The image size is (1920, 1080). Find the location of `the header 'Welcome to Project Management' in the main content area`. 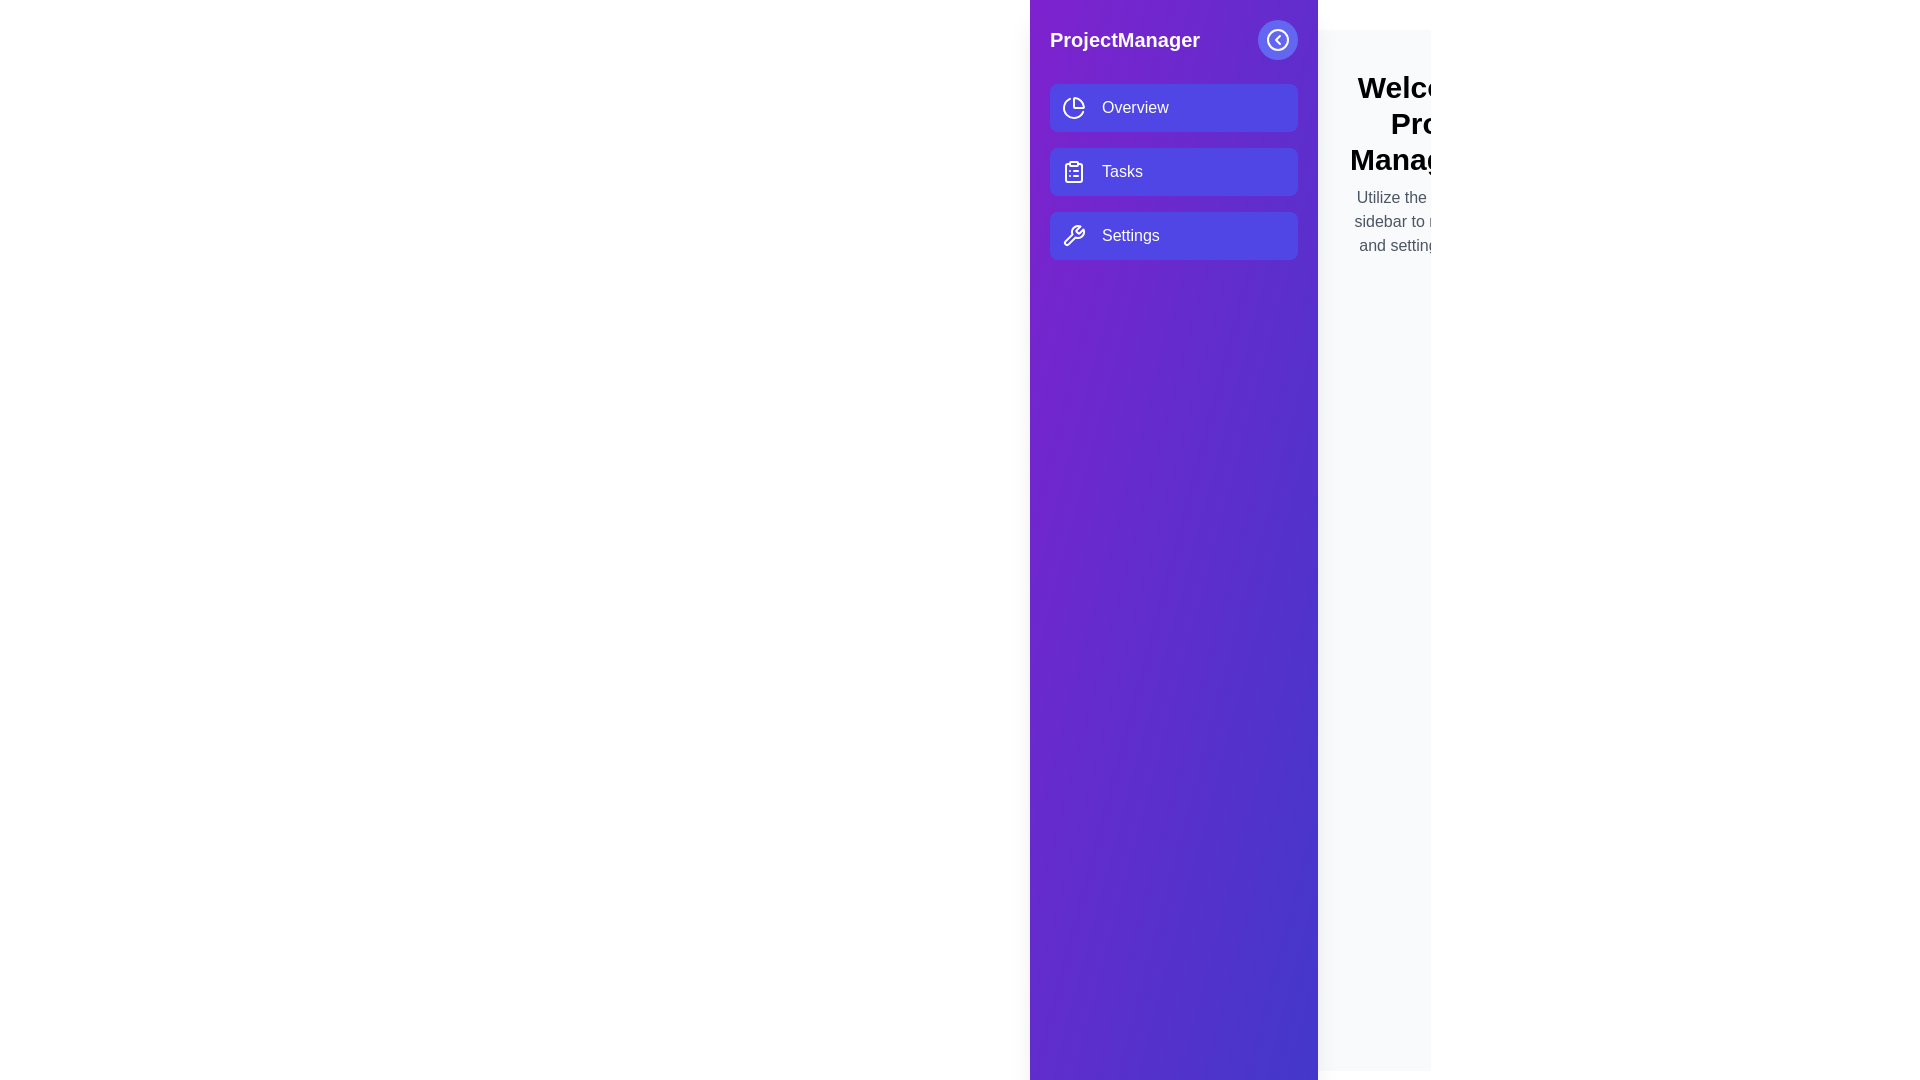

the header 'Welcome to Project Management' in the main content area is located at coordinates (1441, 123).